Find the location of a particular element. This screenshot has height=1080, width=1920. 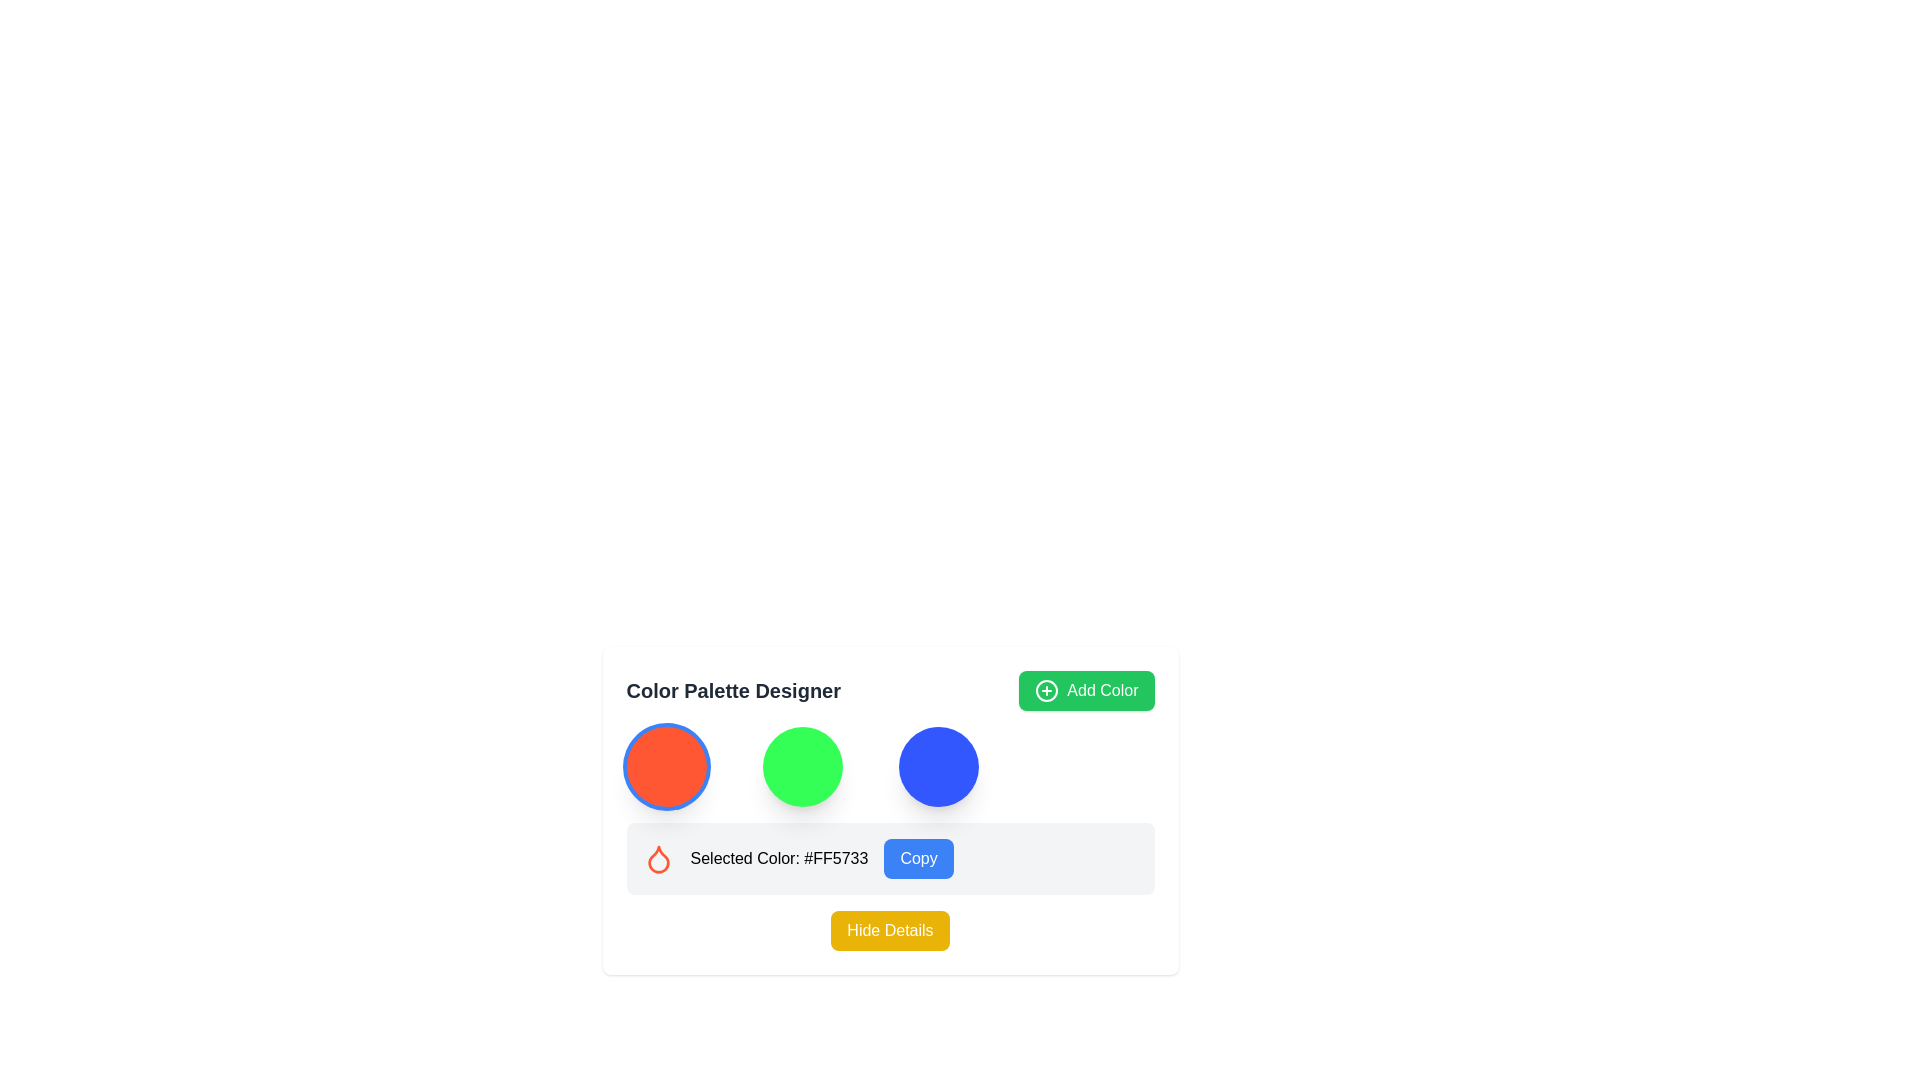

the button at the rightmost end of the row that allows the user to copy the currently displayed color code is located at coordinates (918, 858).